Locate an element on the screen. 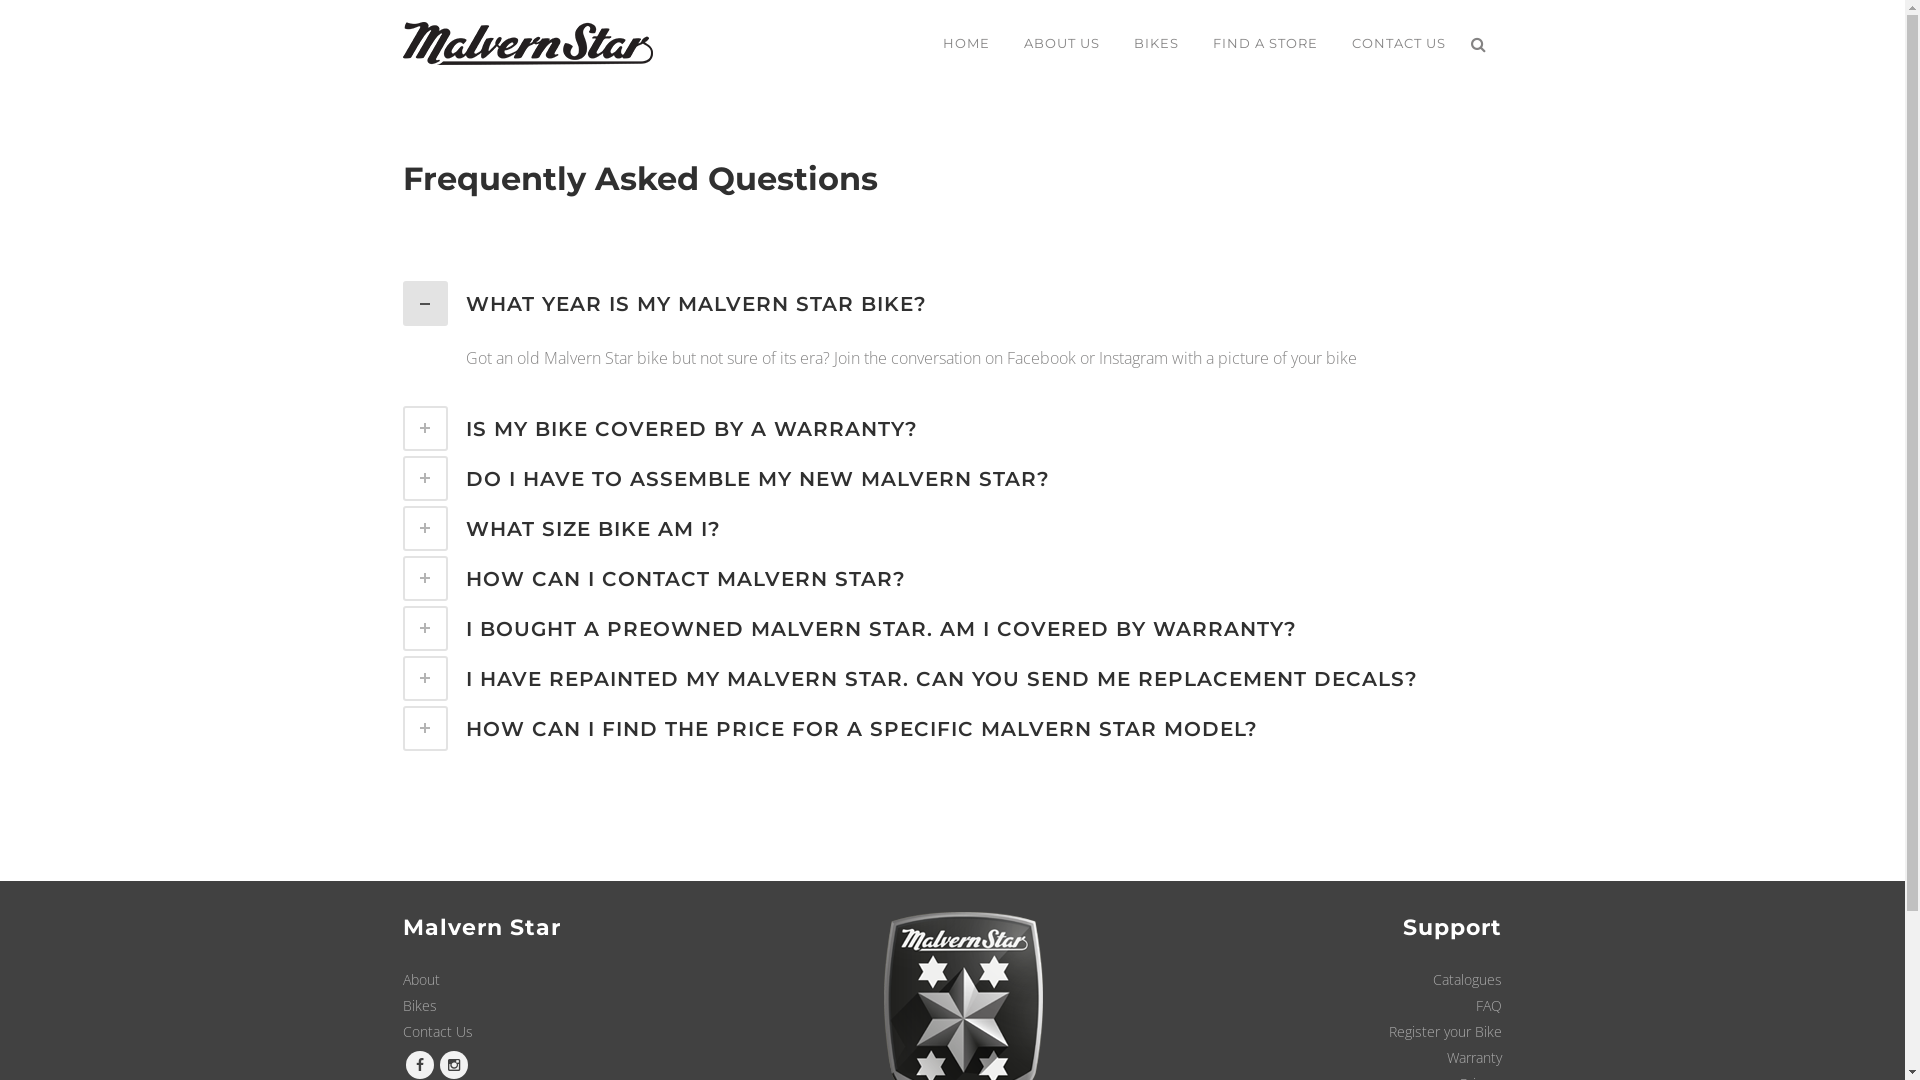 The height and width of the screenshot is (1080, 1920). 'CONTACT US' is located at coordinates (1334, 42).